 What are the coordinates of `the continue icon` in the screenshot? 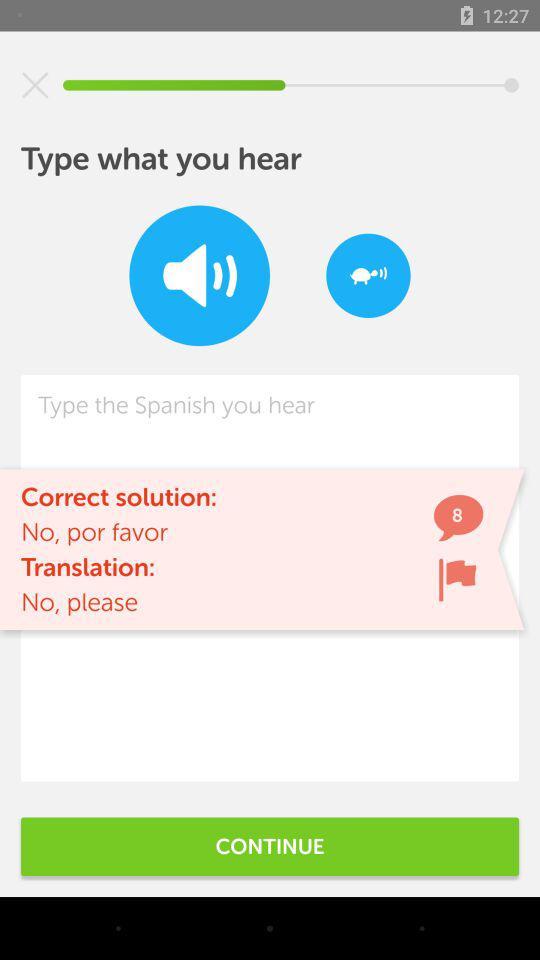 It's located at (270, 845).